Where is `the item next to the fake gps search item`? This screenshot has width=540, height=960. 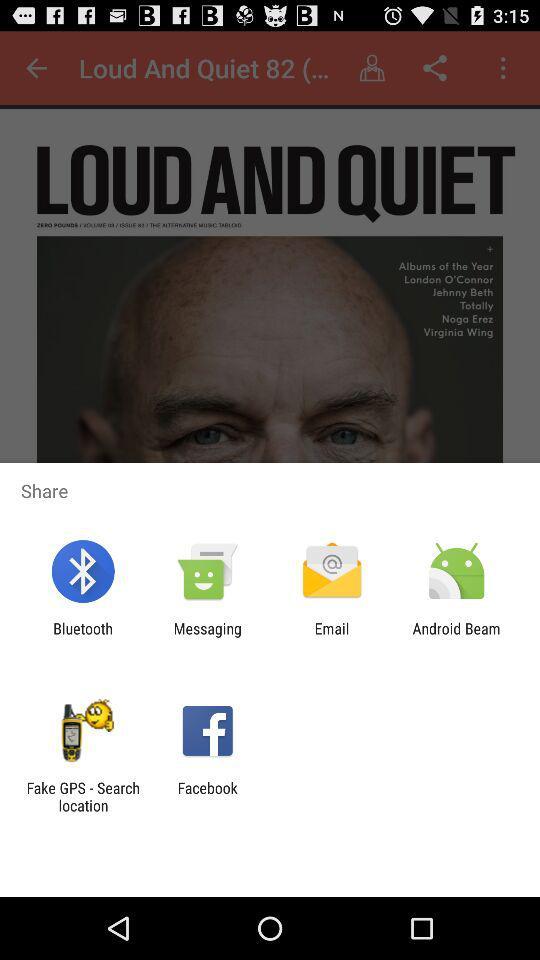 the item next to the fake gps search item is located at coordinates (206, 796).